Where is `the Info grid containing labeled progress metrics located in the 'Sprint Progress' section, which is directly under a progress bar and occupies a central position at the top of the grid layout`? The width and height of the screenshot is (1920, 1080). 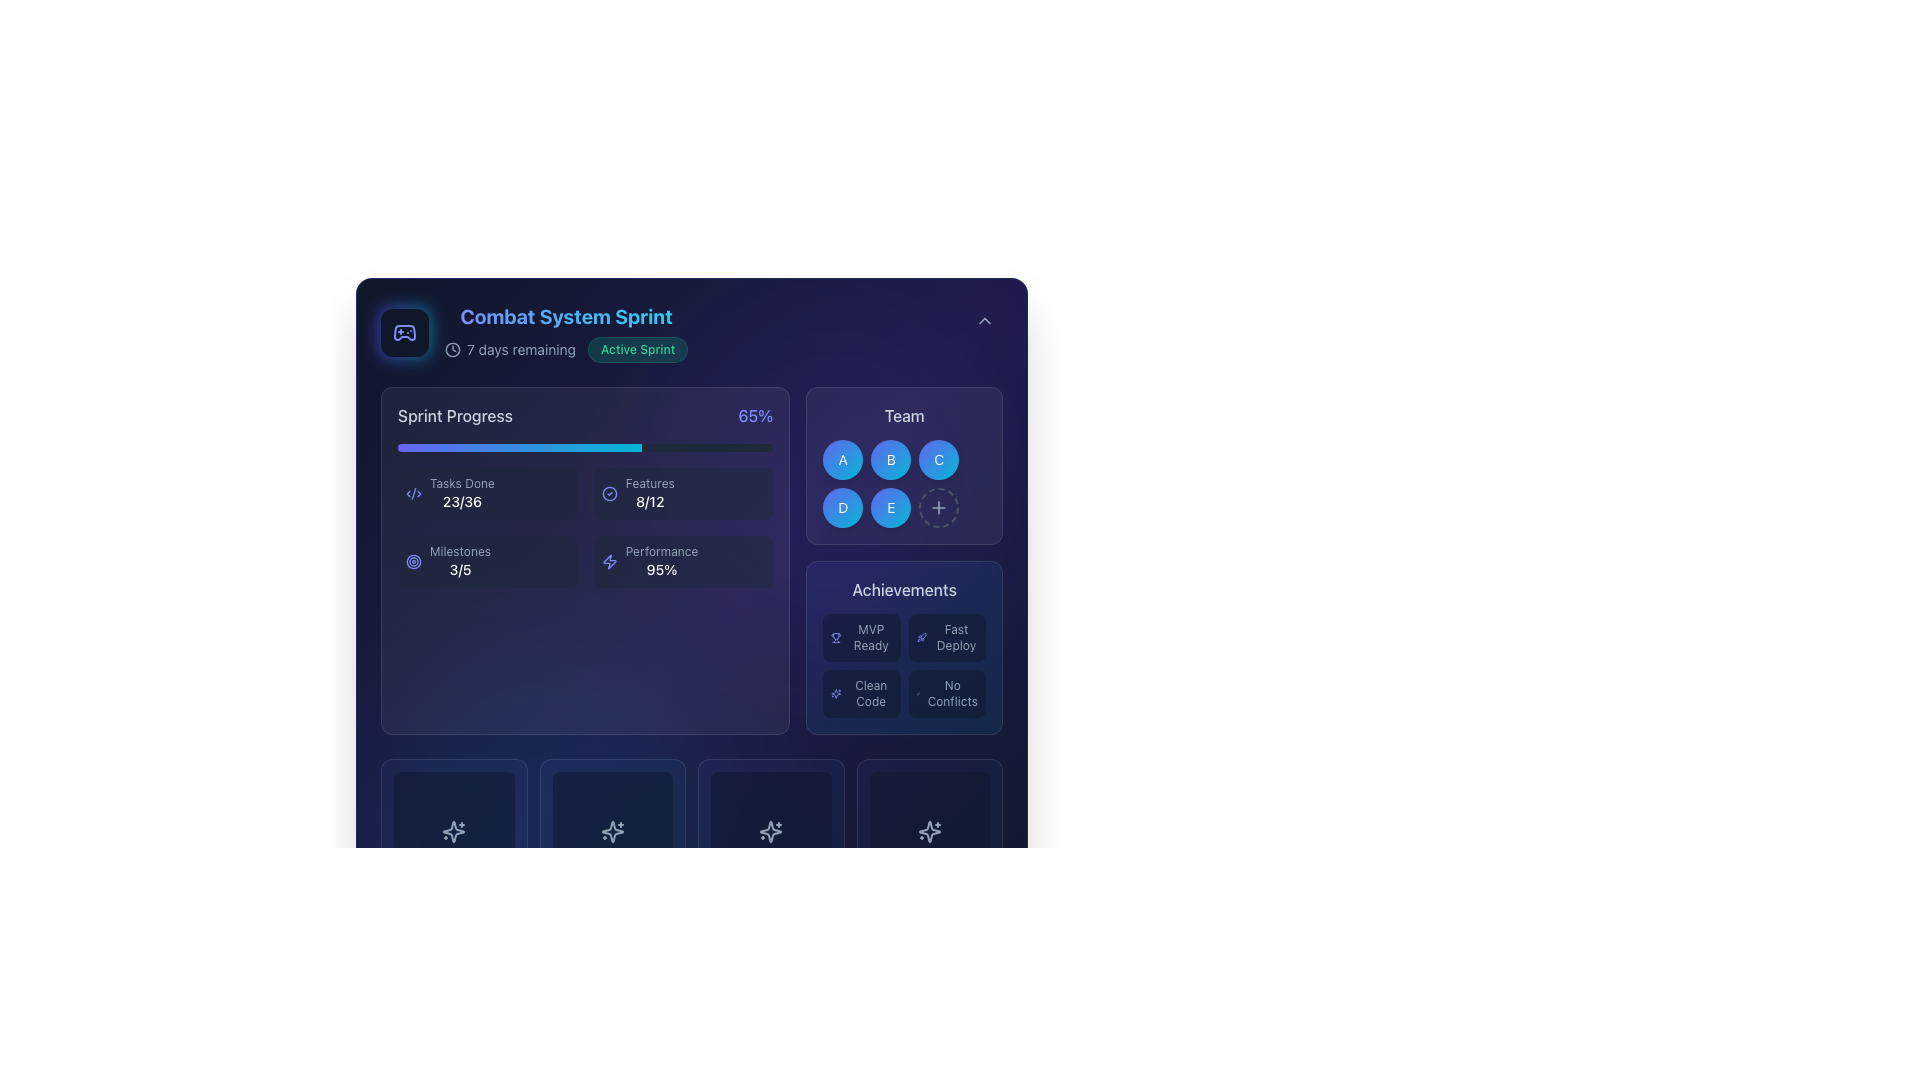
the Info grid containing labeled progress metrics located in the 'Sprint Progress' section, which is directly under a progress bar and occupies a central position at the top of the grid layout is located at coordinates (584, 527).